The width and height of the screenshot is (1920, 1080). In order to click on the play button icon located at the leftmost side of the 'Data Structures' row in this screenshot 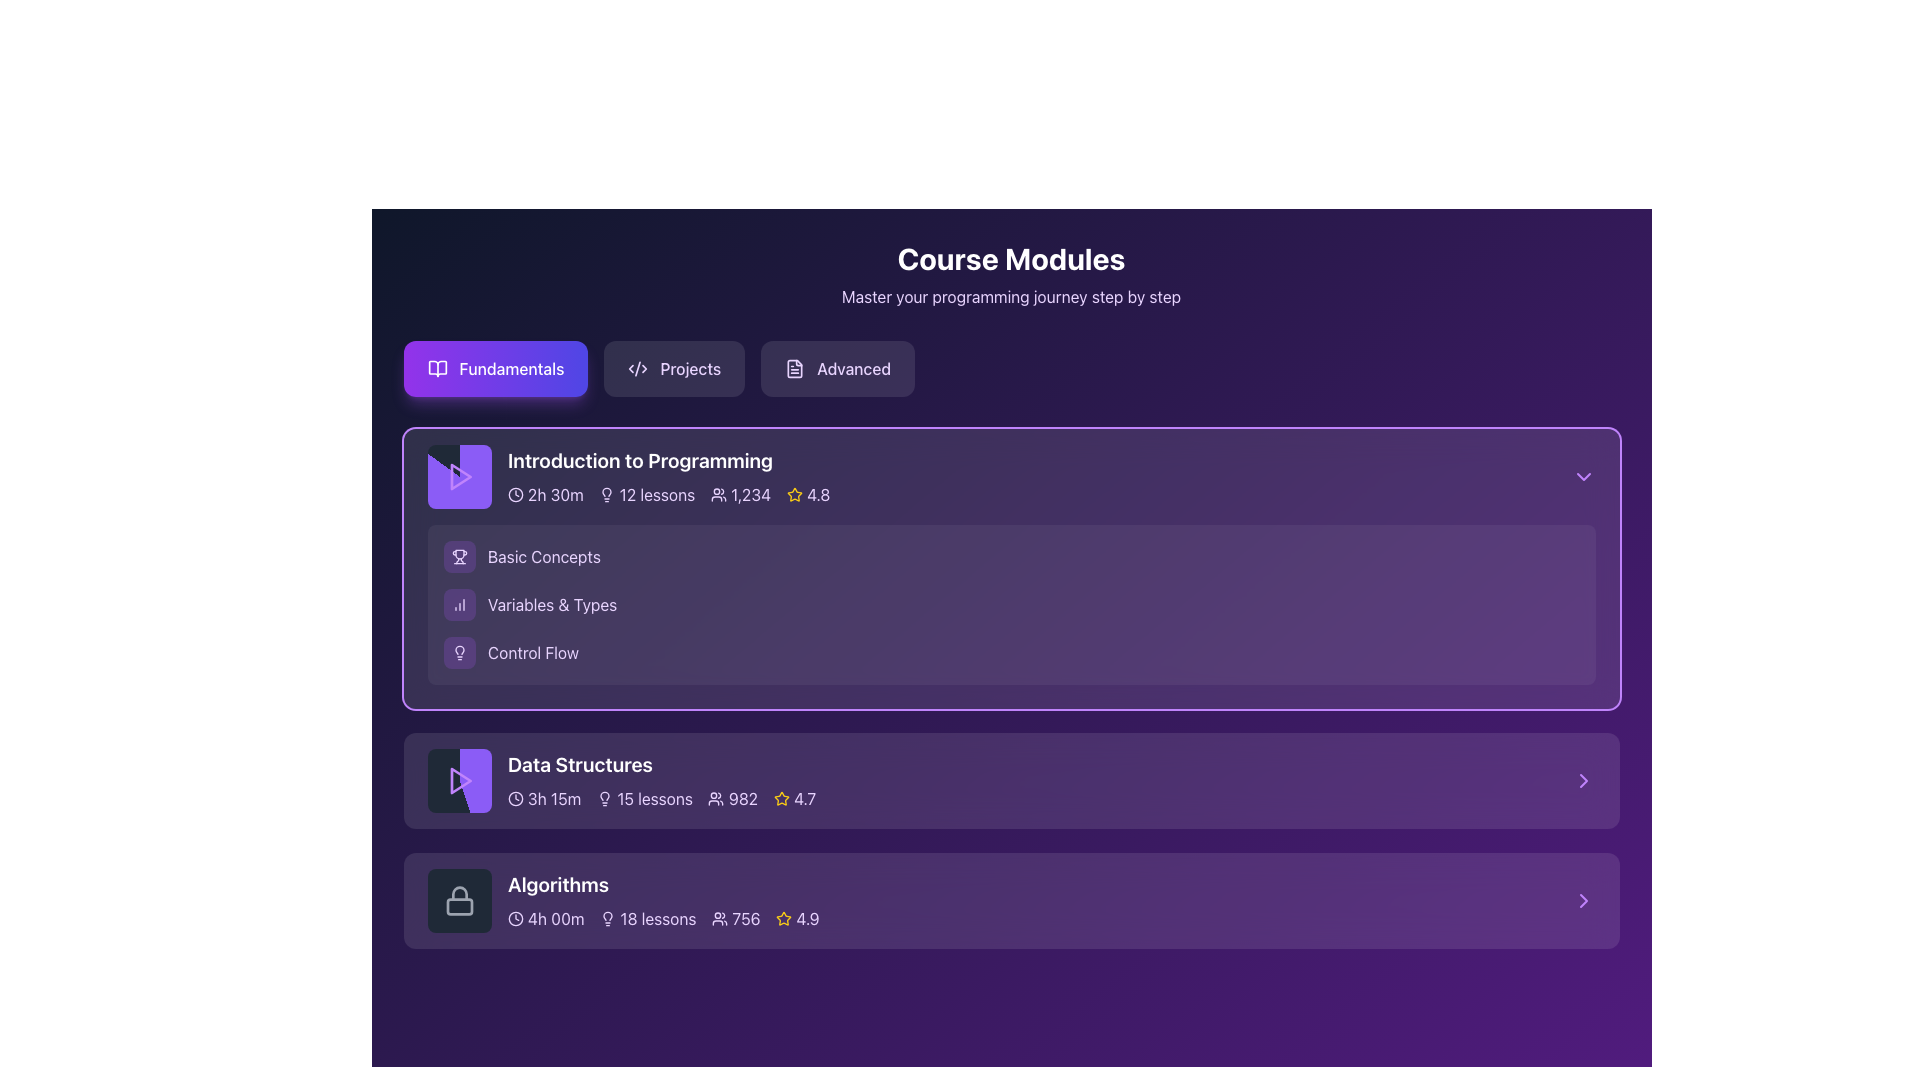, I will do `click(458, 779)`.